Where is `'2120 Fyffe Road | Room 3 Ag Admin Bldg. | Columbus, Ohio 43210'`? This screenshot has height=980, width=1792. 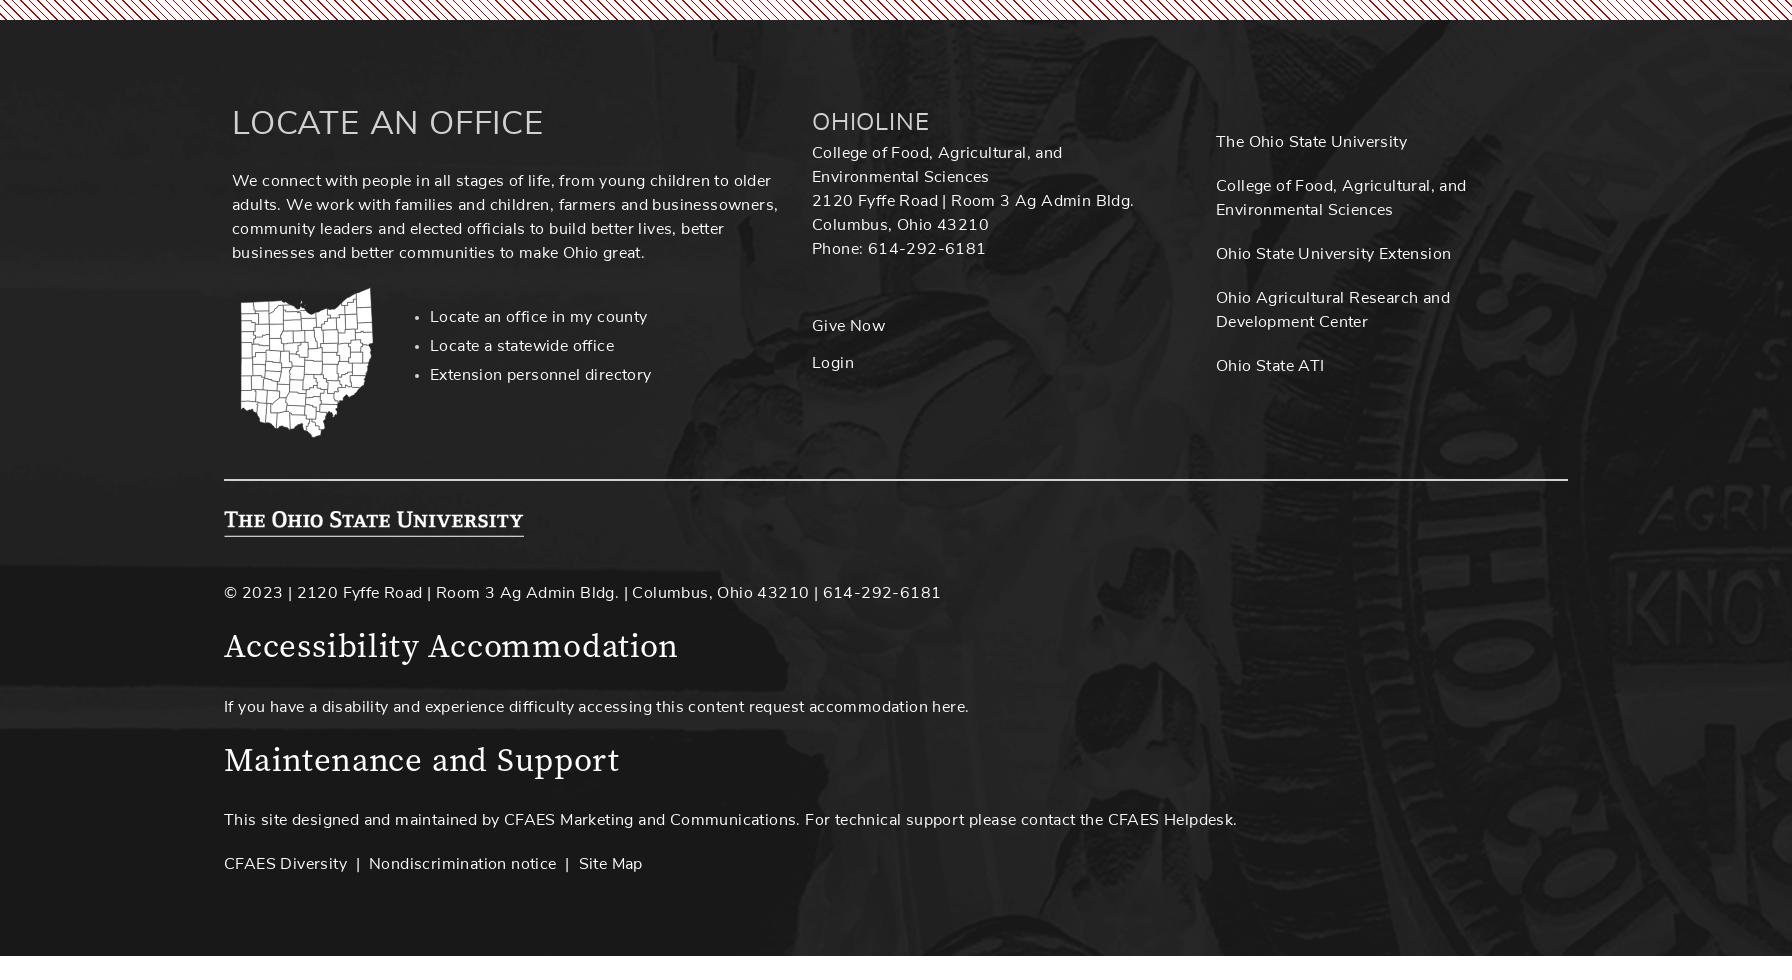
'2120 Fyffe Road | Room 3 Ag Admin Bldg. | Columbus, Ohio 43210' is located at coordinates (552, 592).